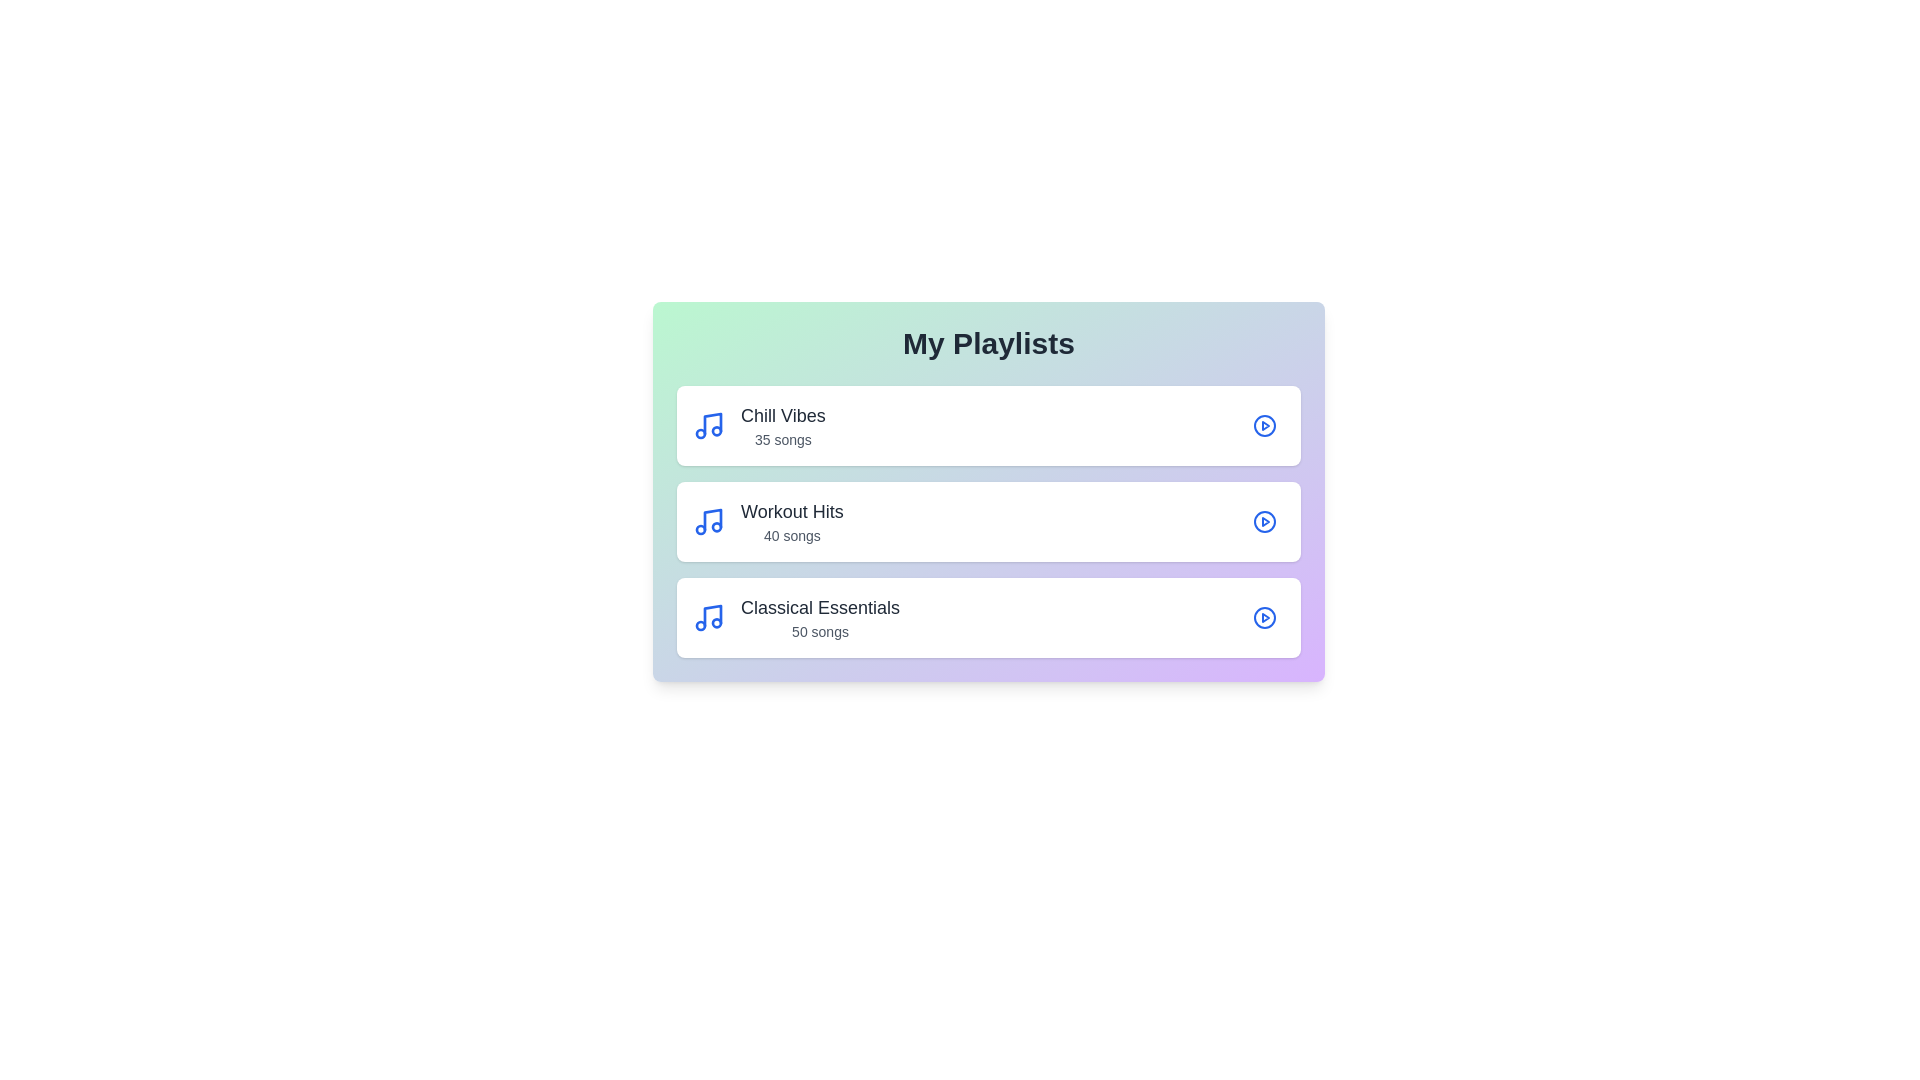  What do you see at coordinates (988, 520) in the screenshot?
I see `the playlist 'Workout Hits' to view its details` at bounding box center [988, 520].